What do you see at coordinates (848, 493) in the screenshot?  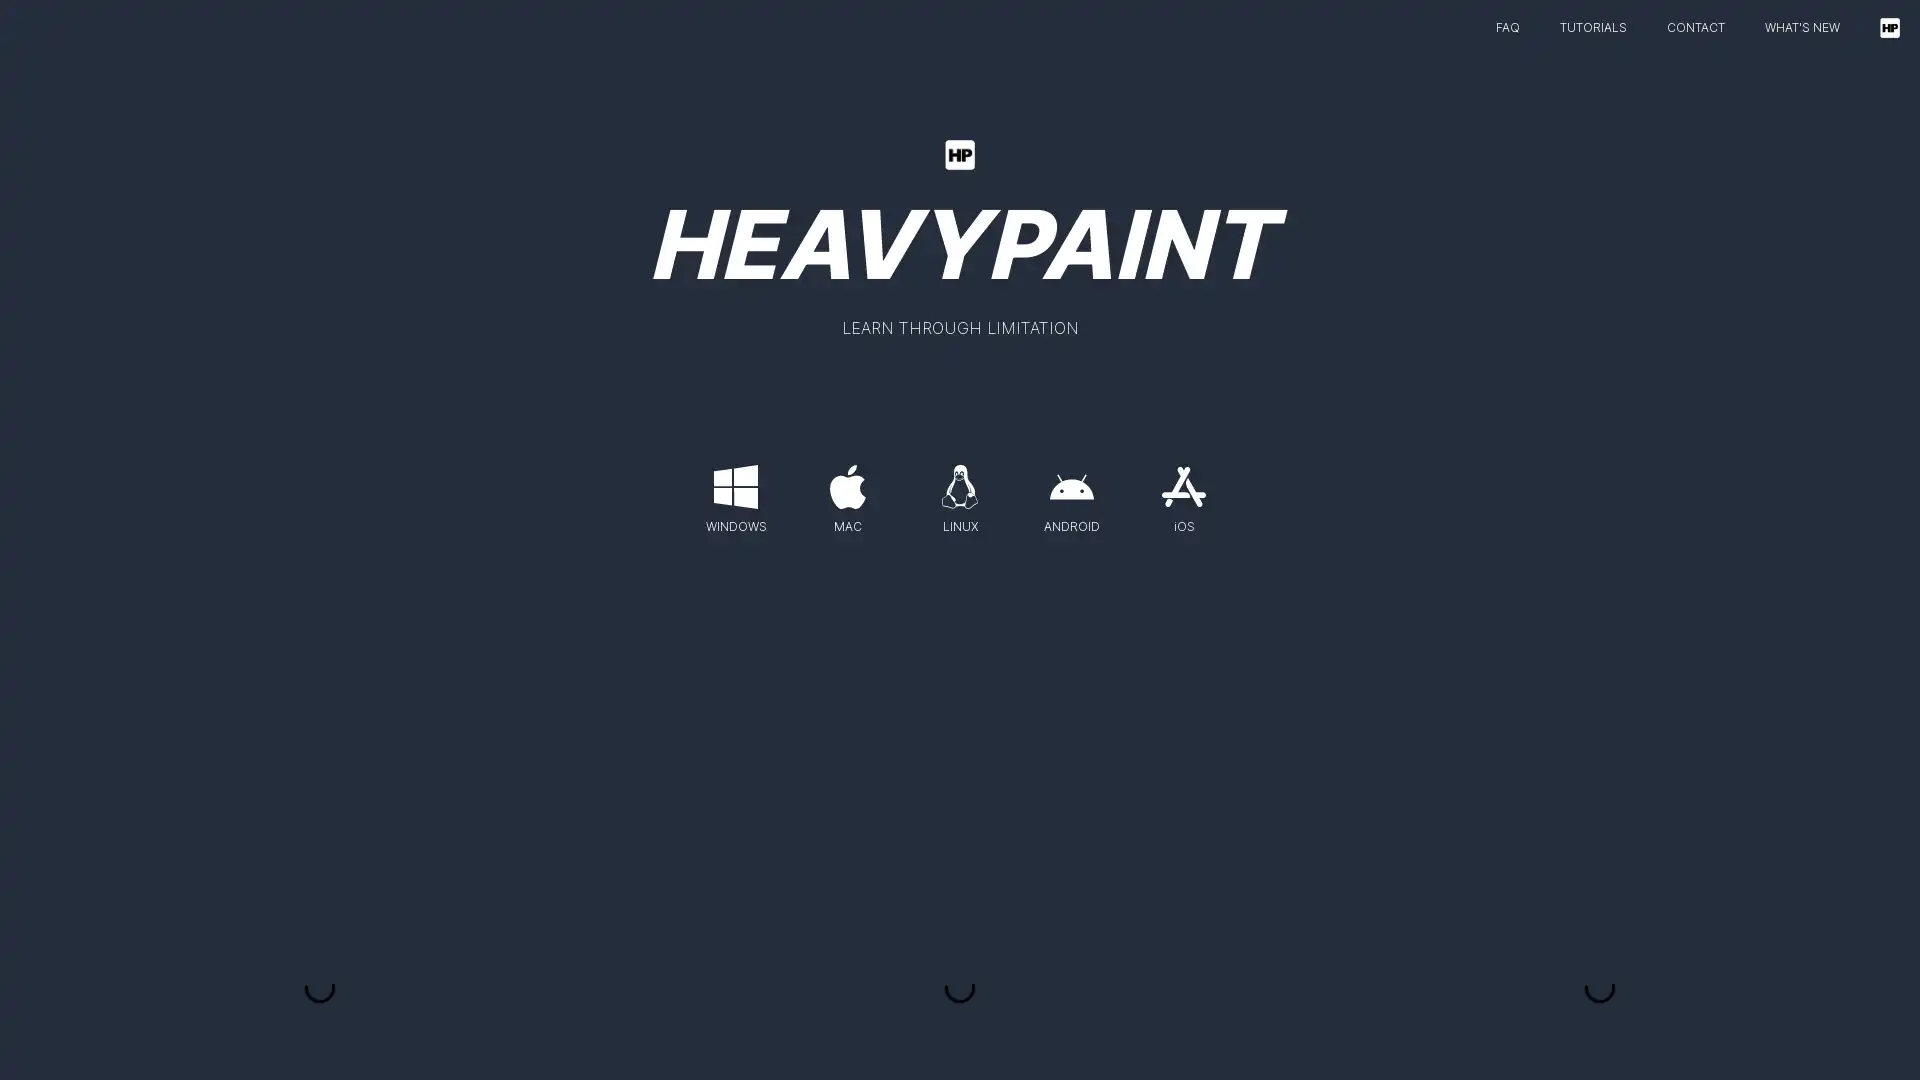 I see `MAC` at bounding box center [848, 493].